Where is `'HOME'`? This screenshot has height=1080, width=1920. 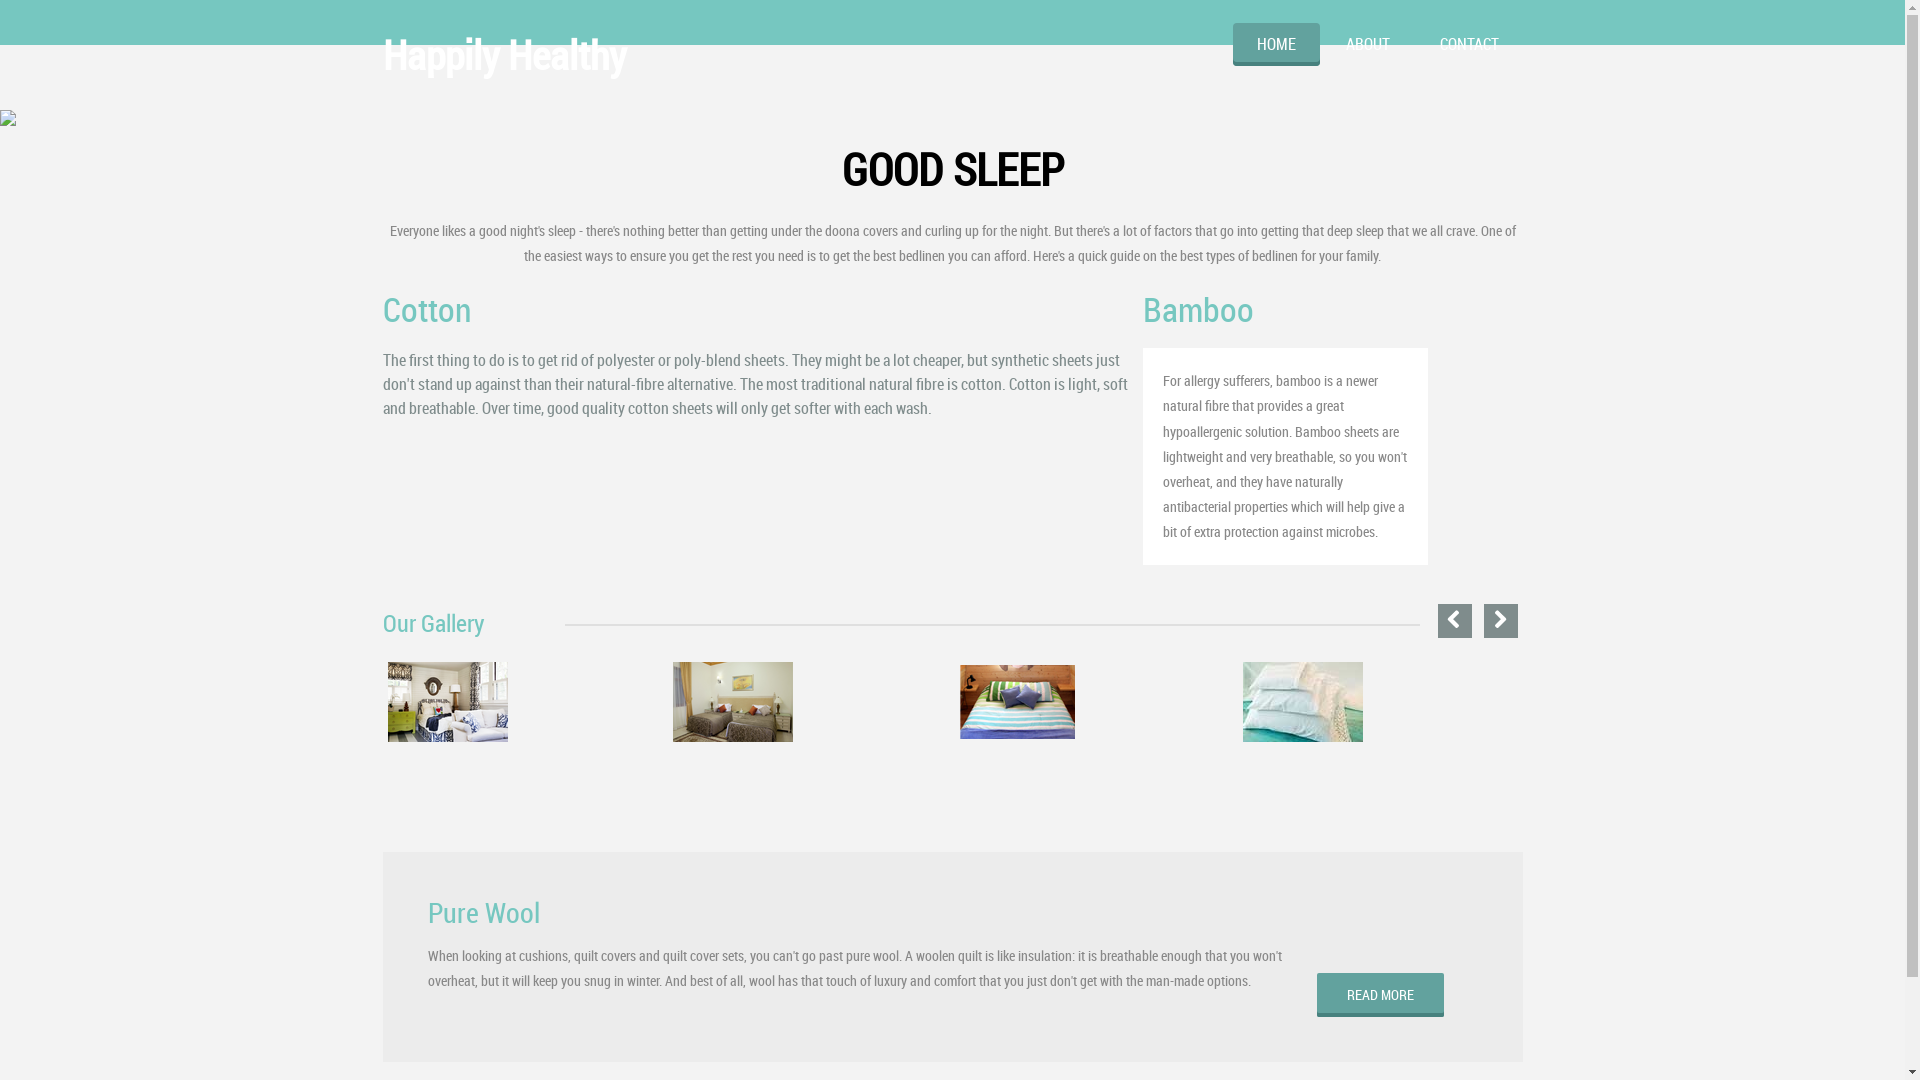
'HOME' is located at coordinates (1231, 44).